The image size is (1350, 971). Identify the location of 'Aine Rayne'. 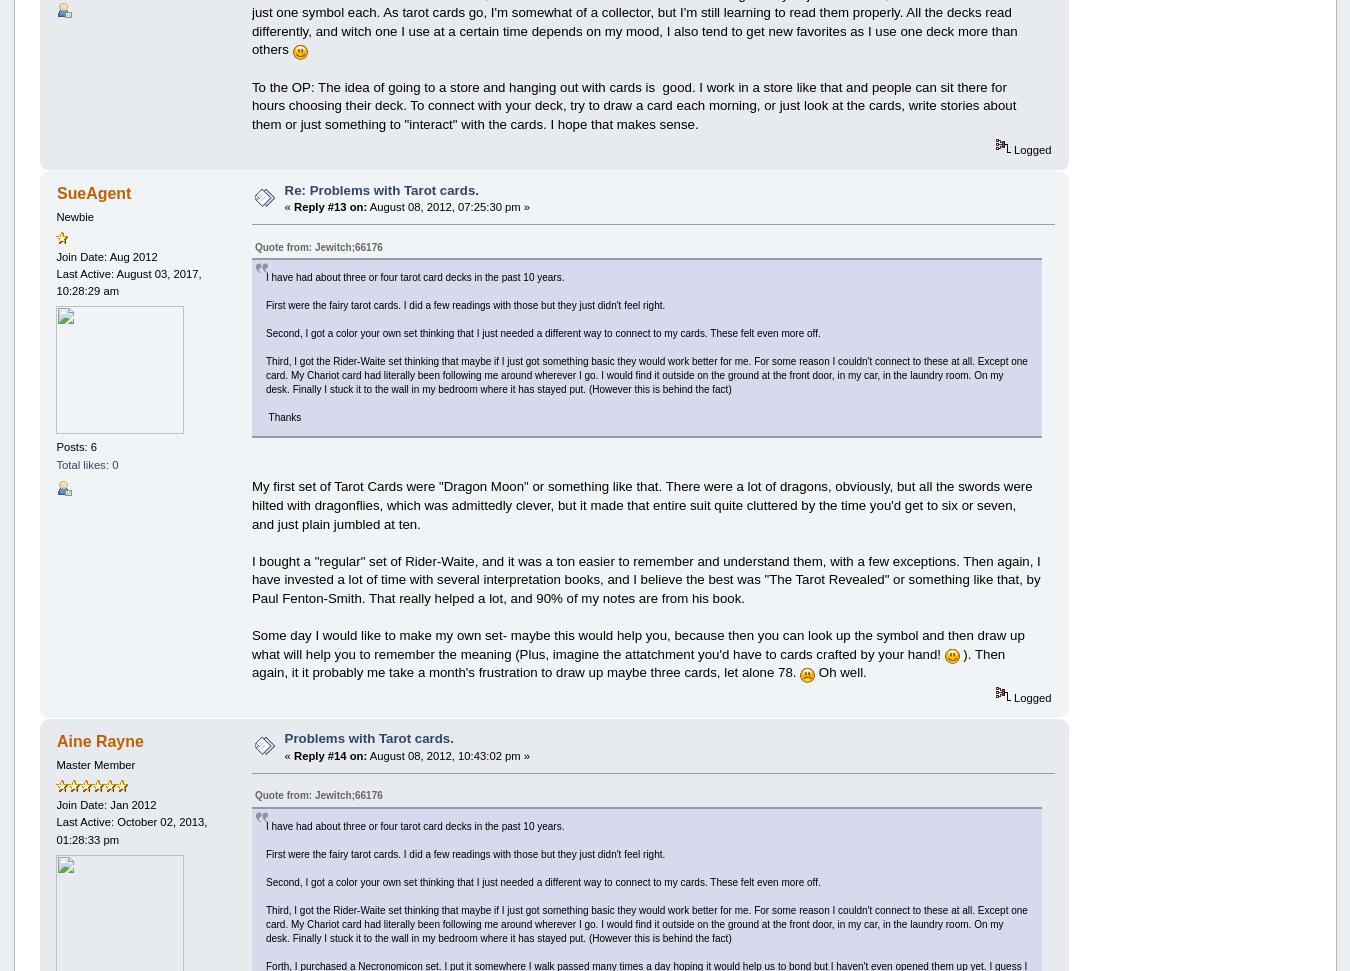
(99, 740).